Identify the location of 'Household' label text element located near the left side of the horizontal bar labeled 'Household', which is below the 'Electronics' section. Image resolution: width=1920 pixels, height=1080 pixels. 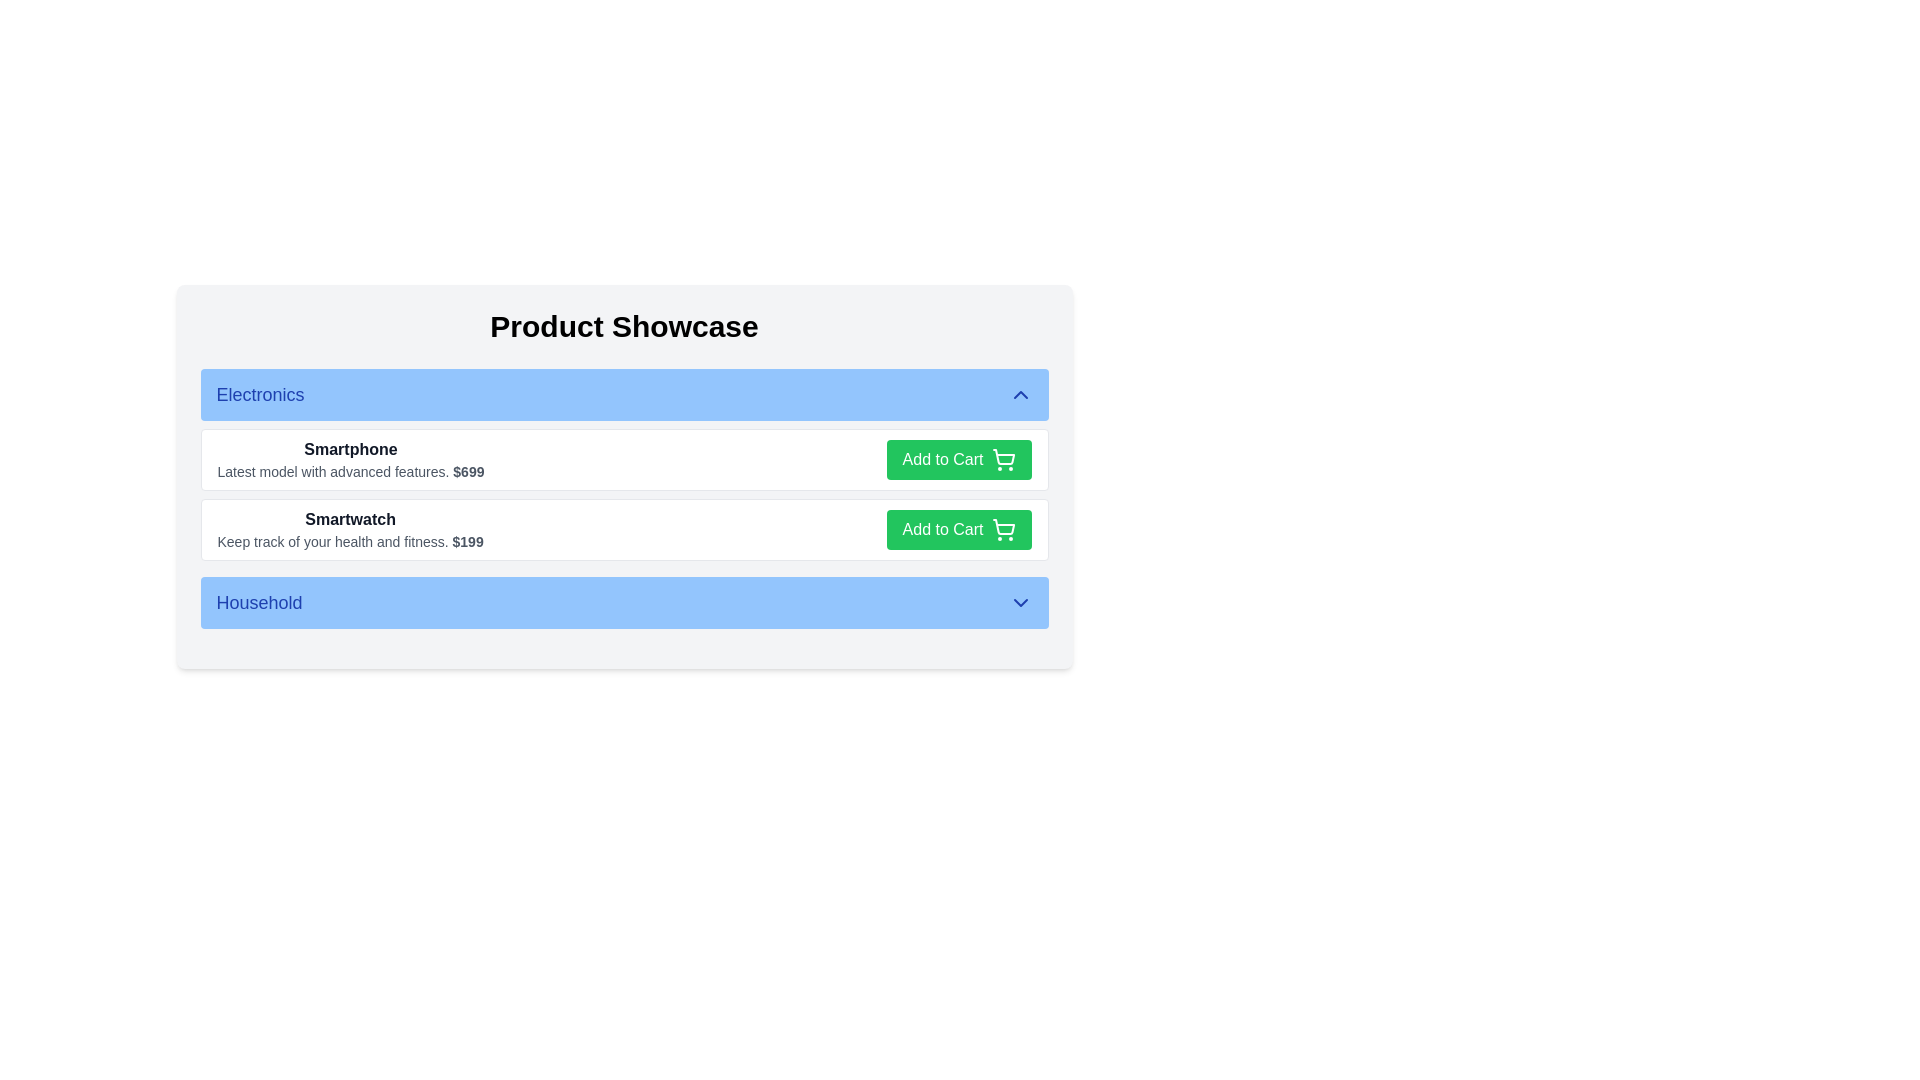
(258, 601).